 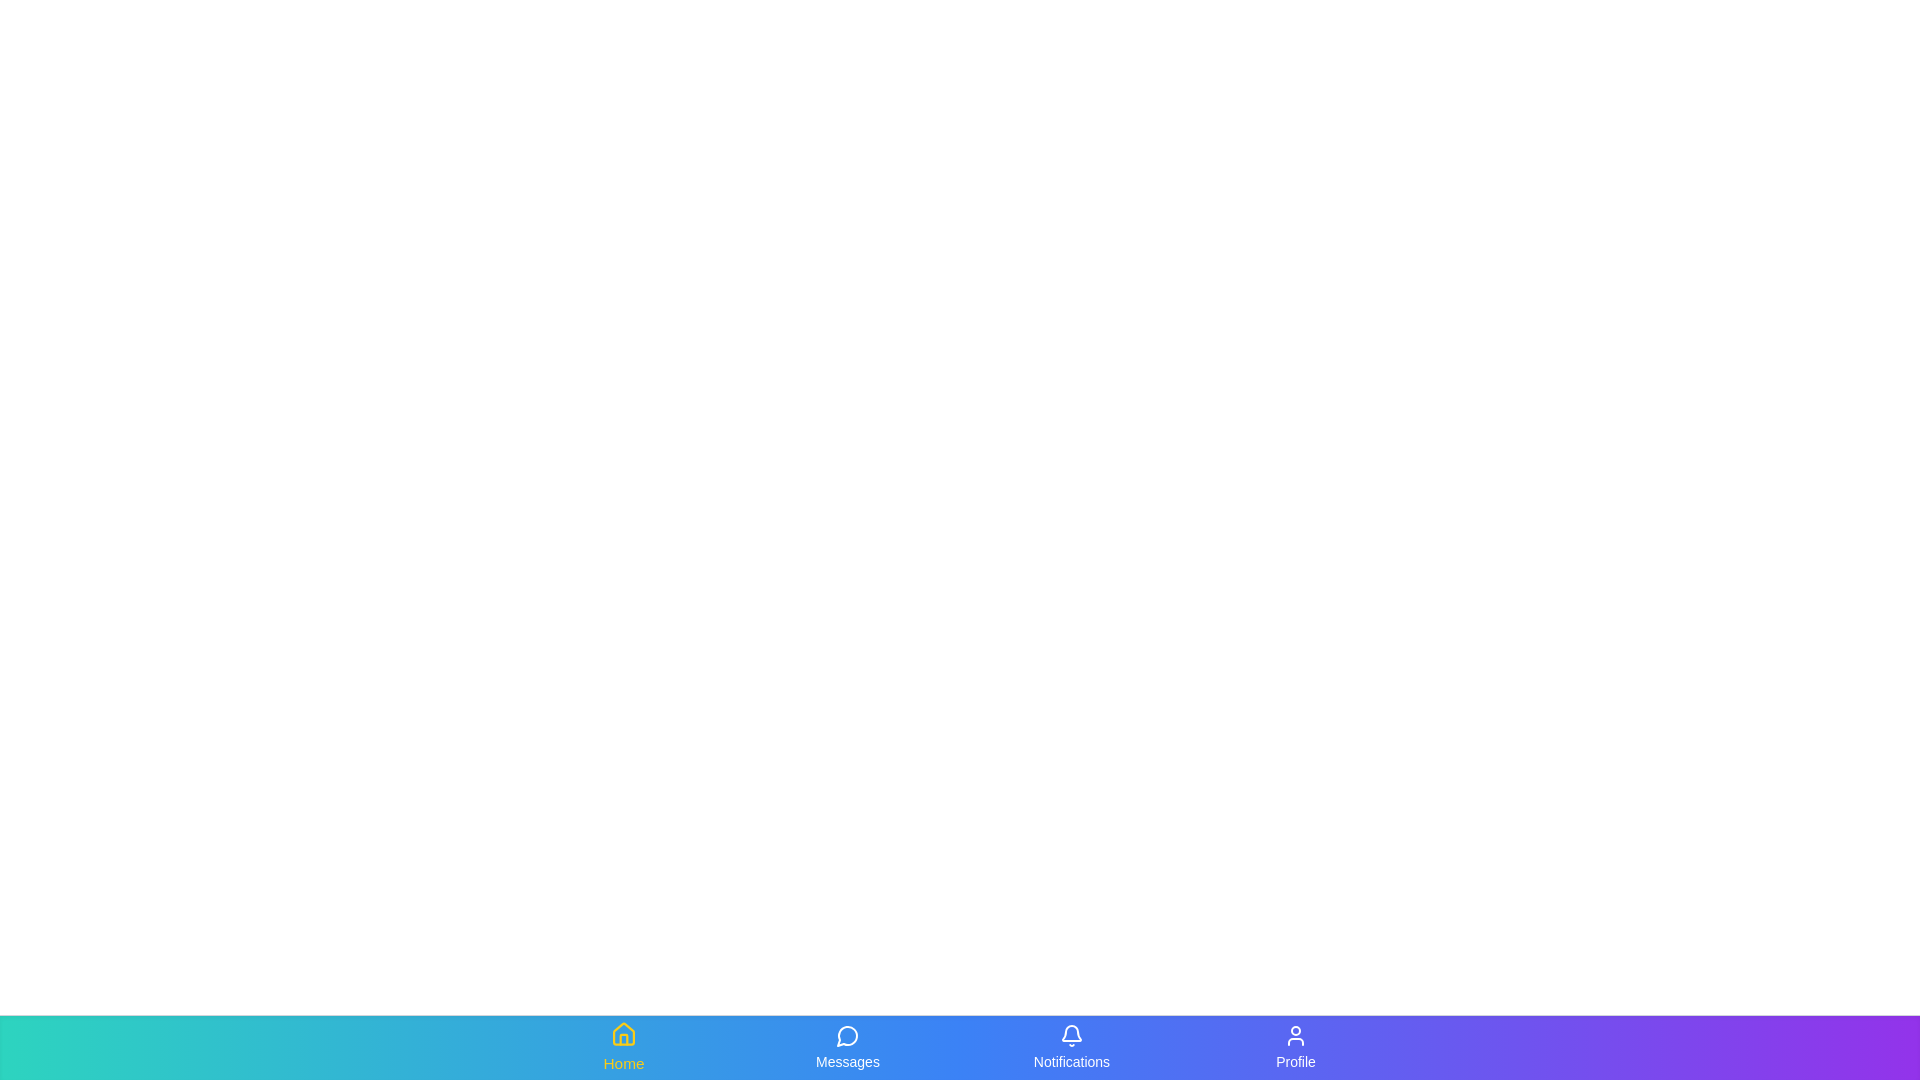 What do you see at coordinates (1070, 1047) in the screenshot?
I see `the Notifications tab from the navigation bar` at bounding box center [1070, 1047].